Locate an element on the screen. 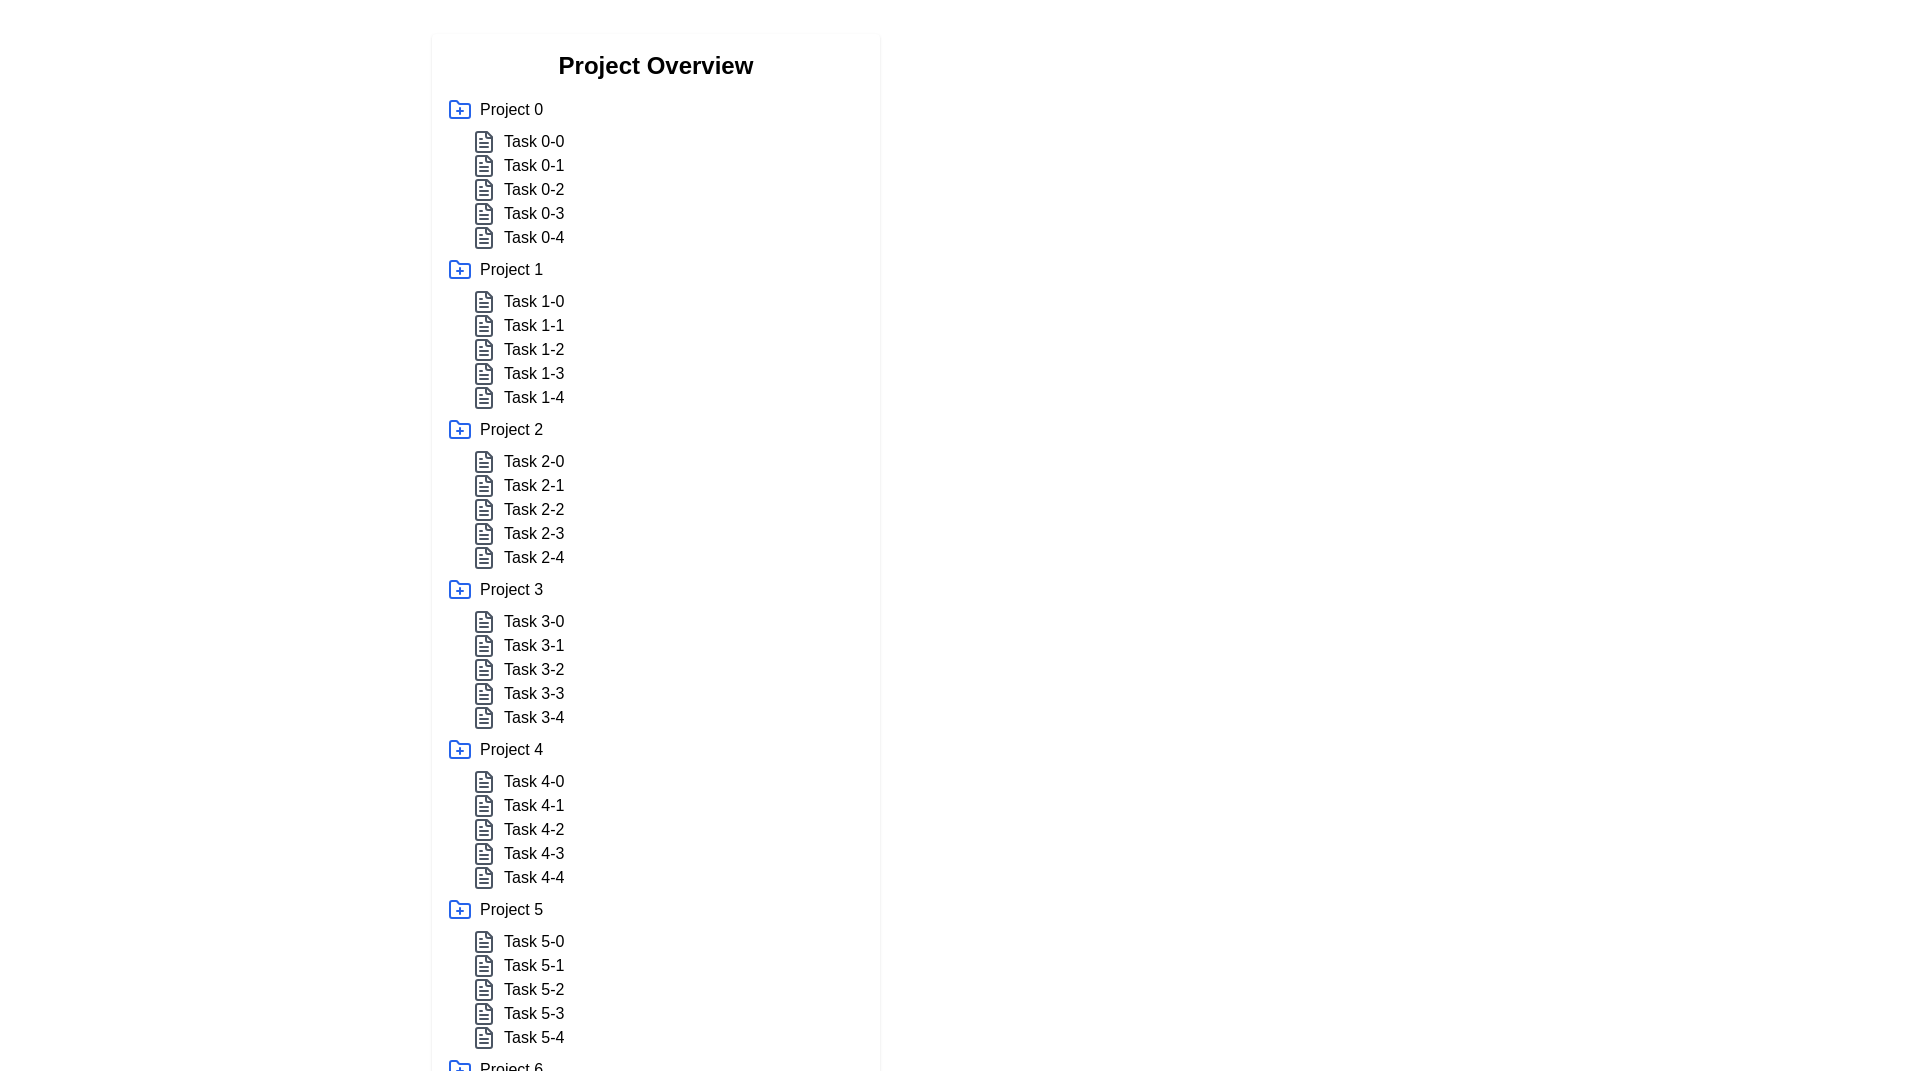 The height and width of the screenshot is (1080, 1920). the task entry in the List component under 'Project 3' is located at coordinates (667, 670).